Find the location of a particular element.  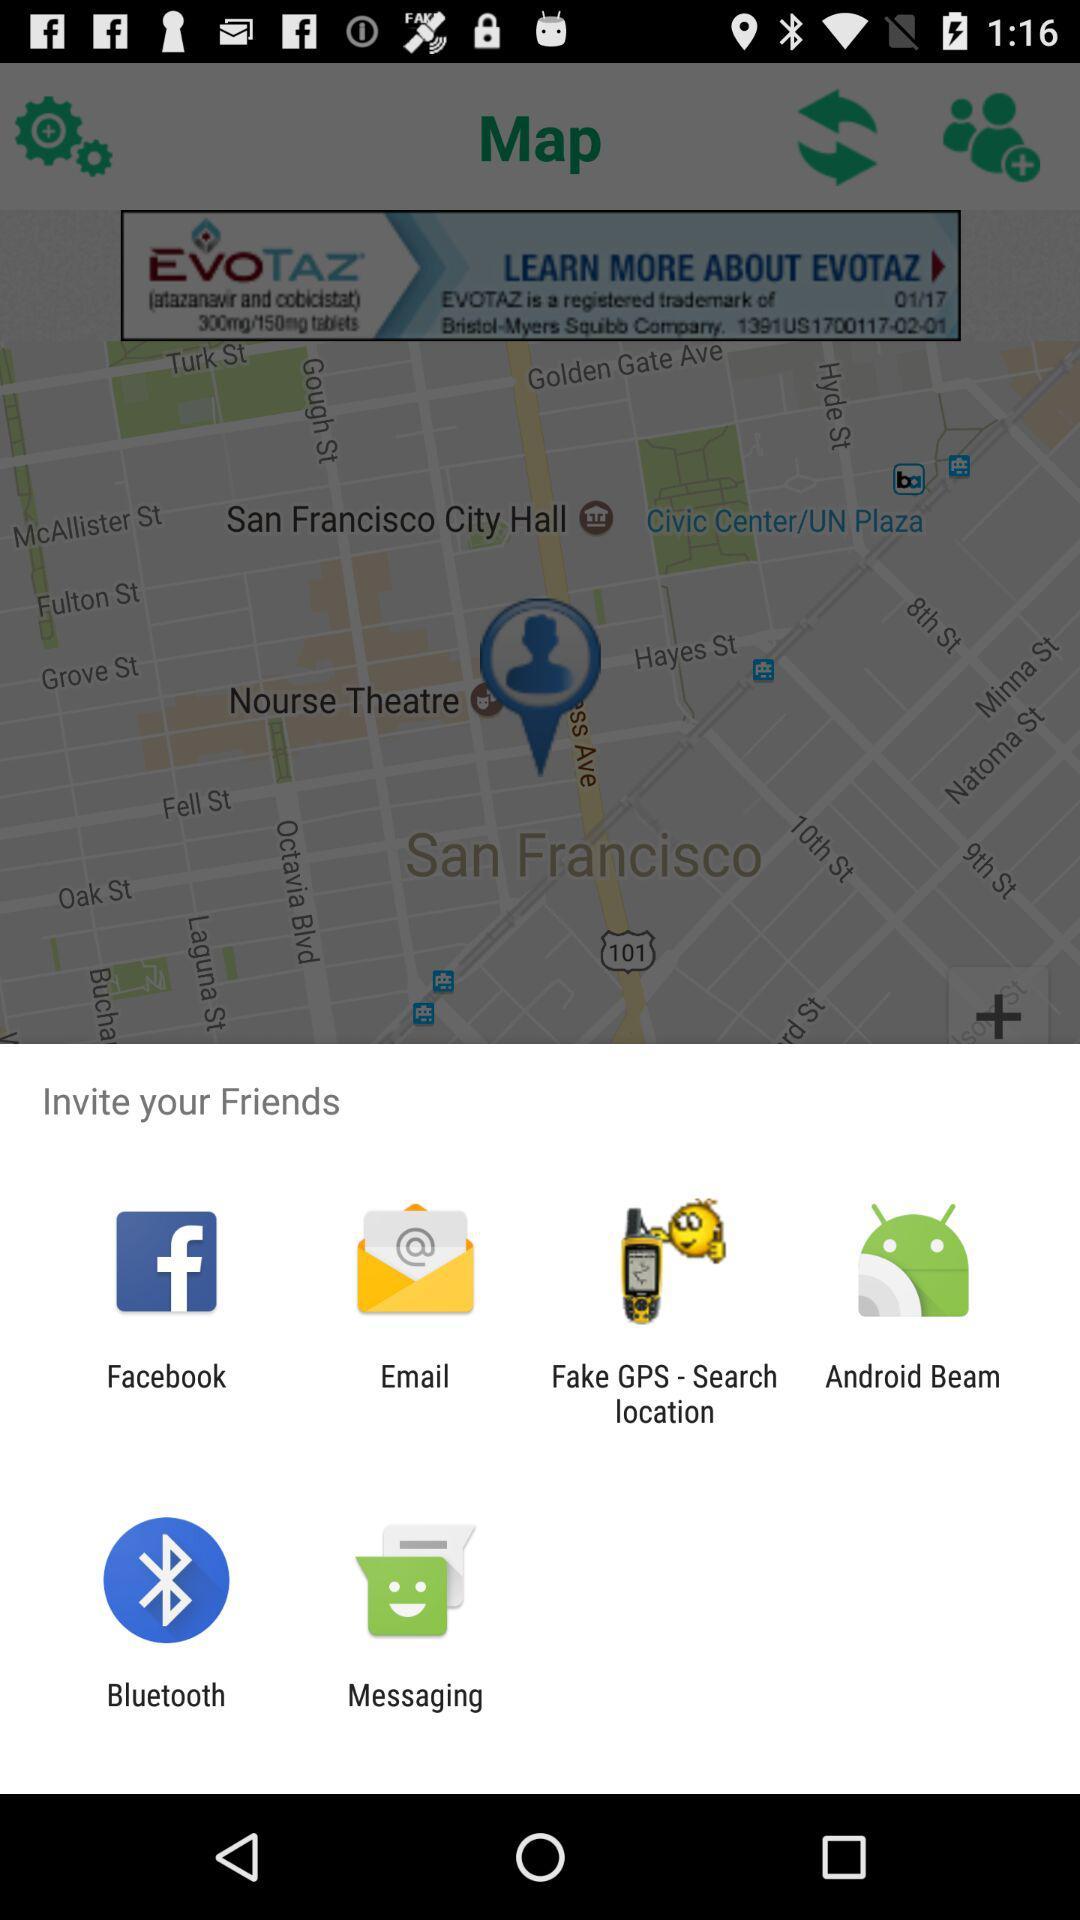

icon to the right of the email is located at coordinates (664, 1392).